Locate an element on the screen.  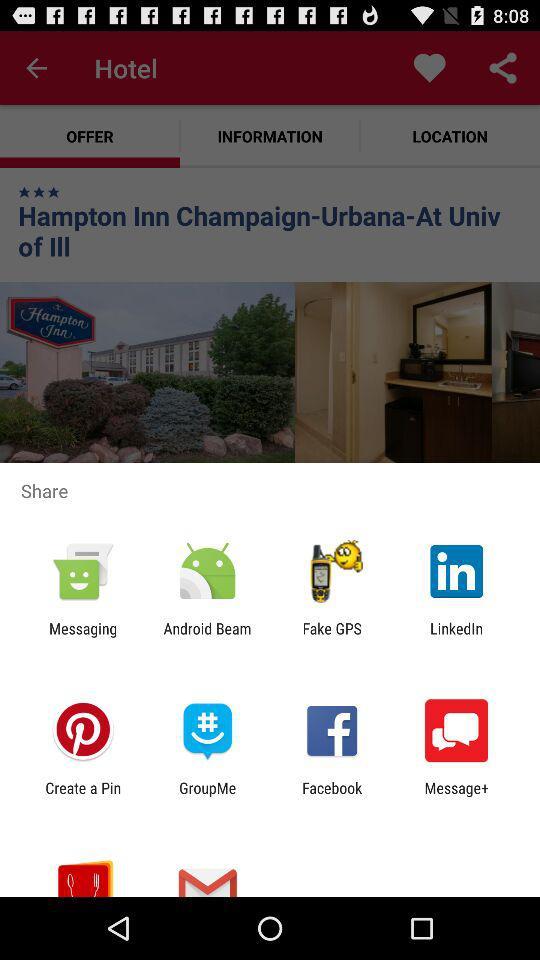
the app to the right of the messaging app is located at coordinates (206, 636).